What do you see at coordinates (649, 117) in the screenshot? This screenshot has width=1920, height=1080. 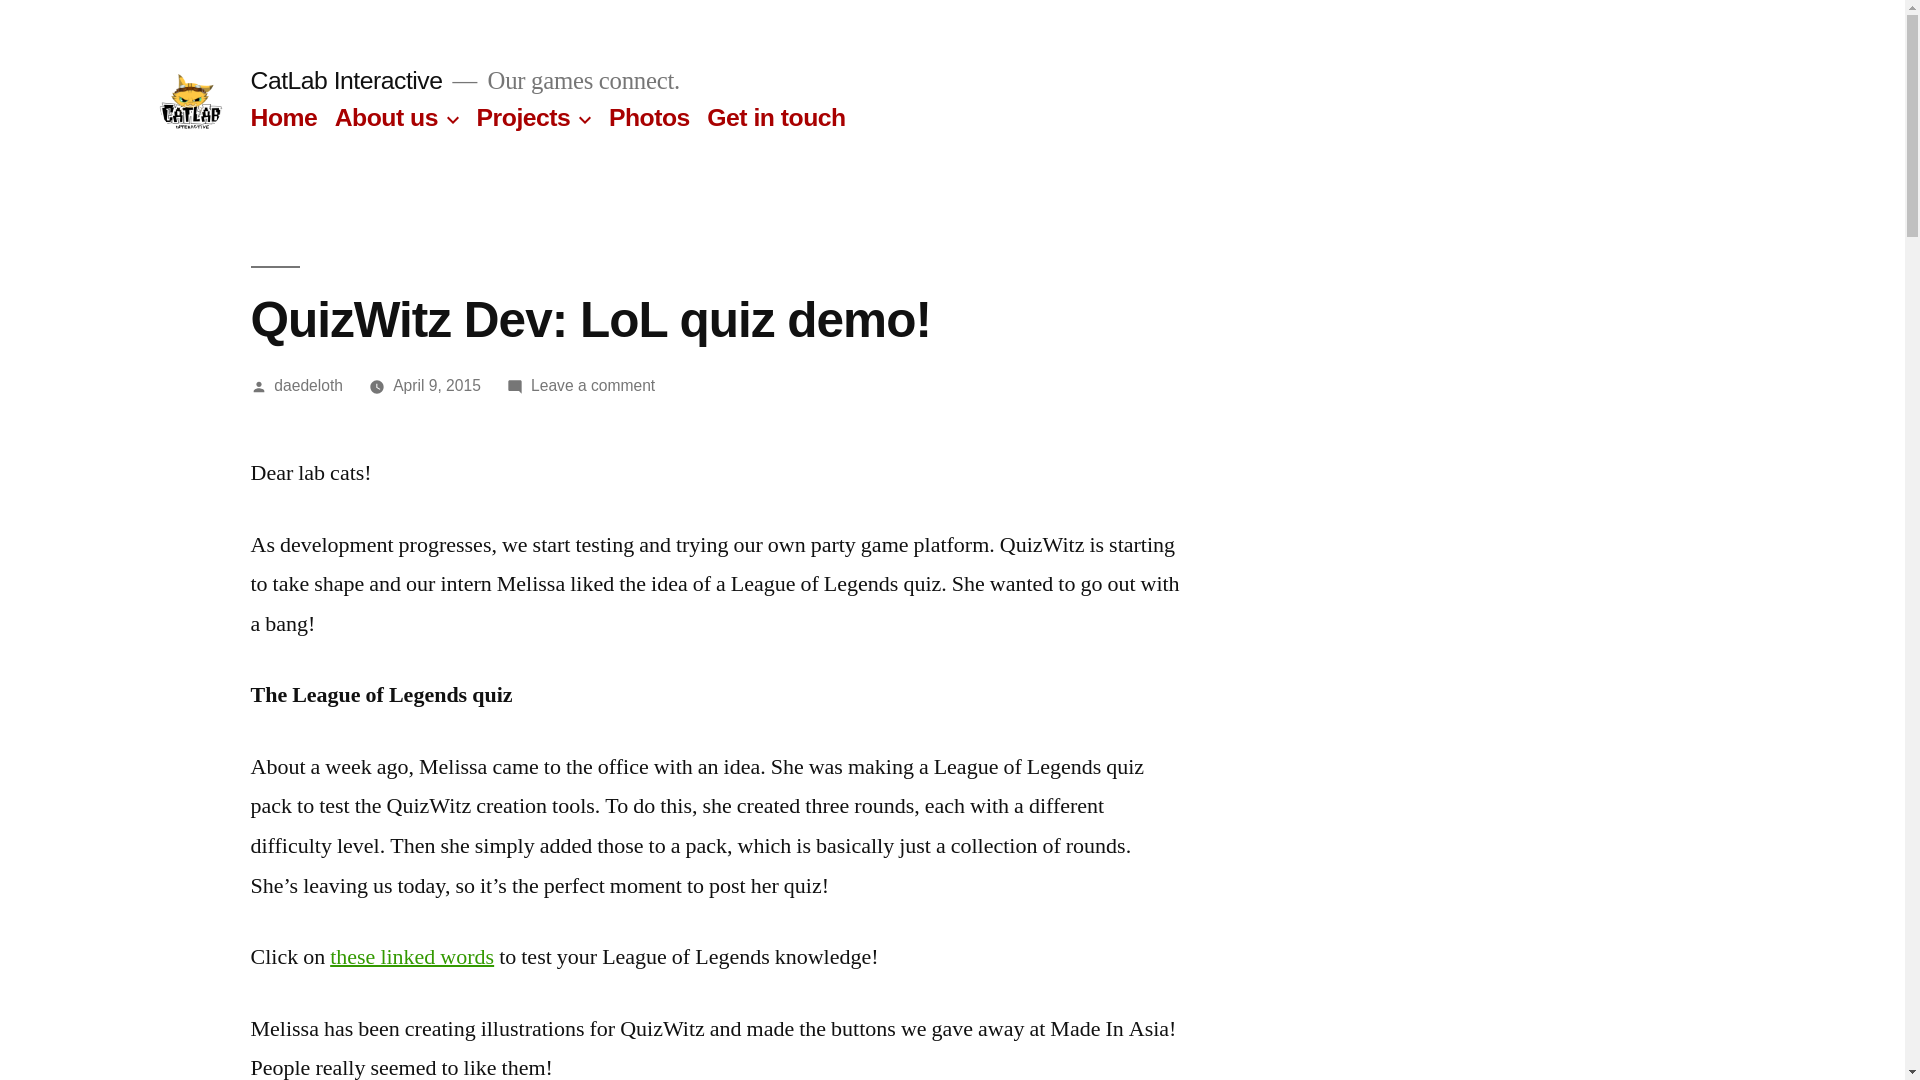 I see `'Photos'` at bounding box center [649, 117].